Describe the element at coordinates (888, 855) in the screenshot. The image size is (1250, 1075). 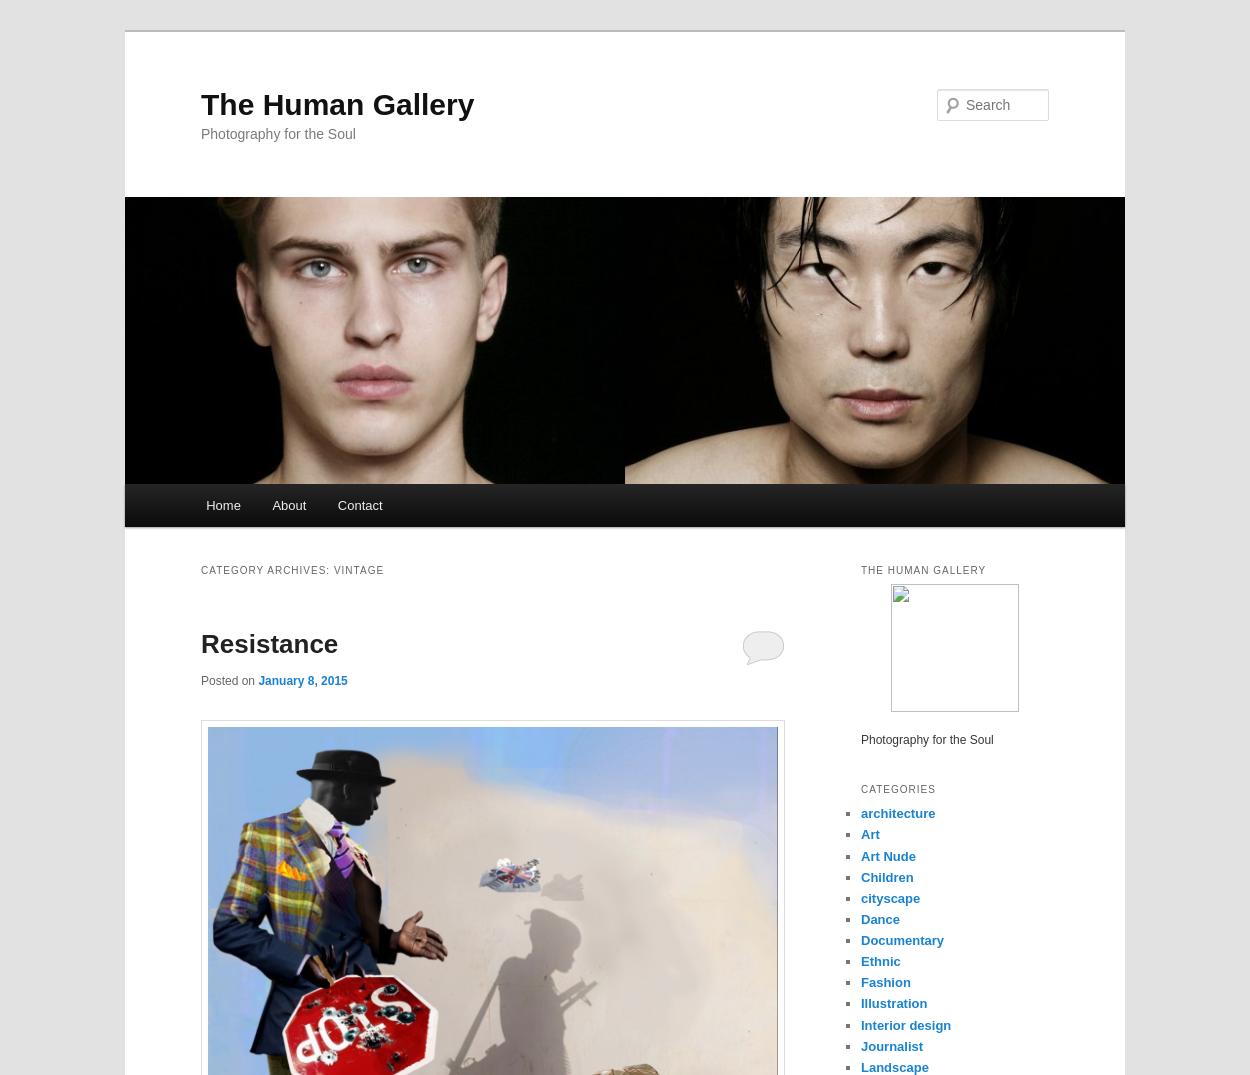
I see `'Art Nude'` at that location.